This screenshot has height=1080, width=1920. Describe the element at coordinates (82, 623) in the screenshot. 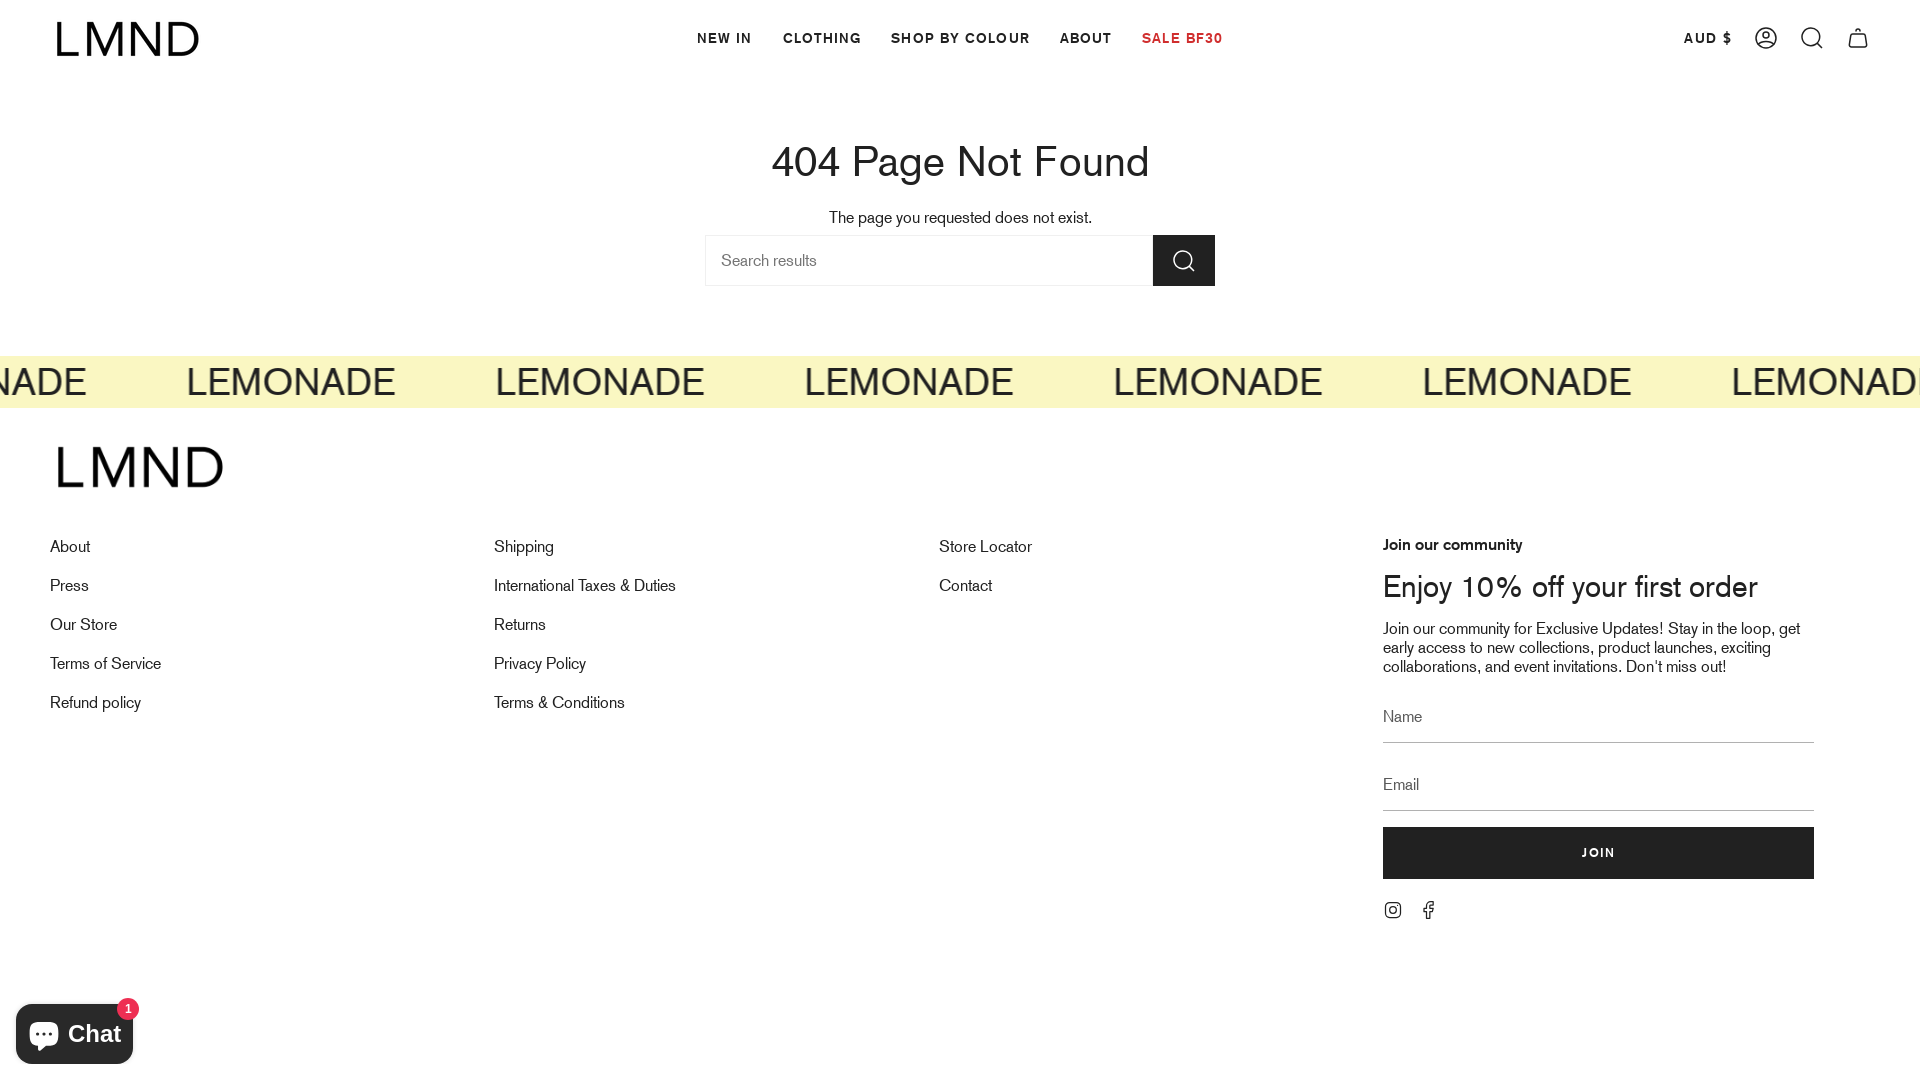

I see `'Our Store'` at that location.